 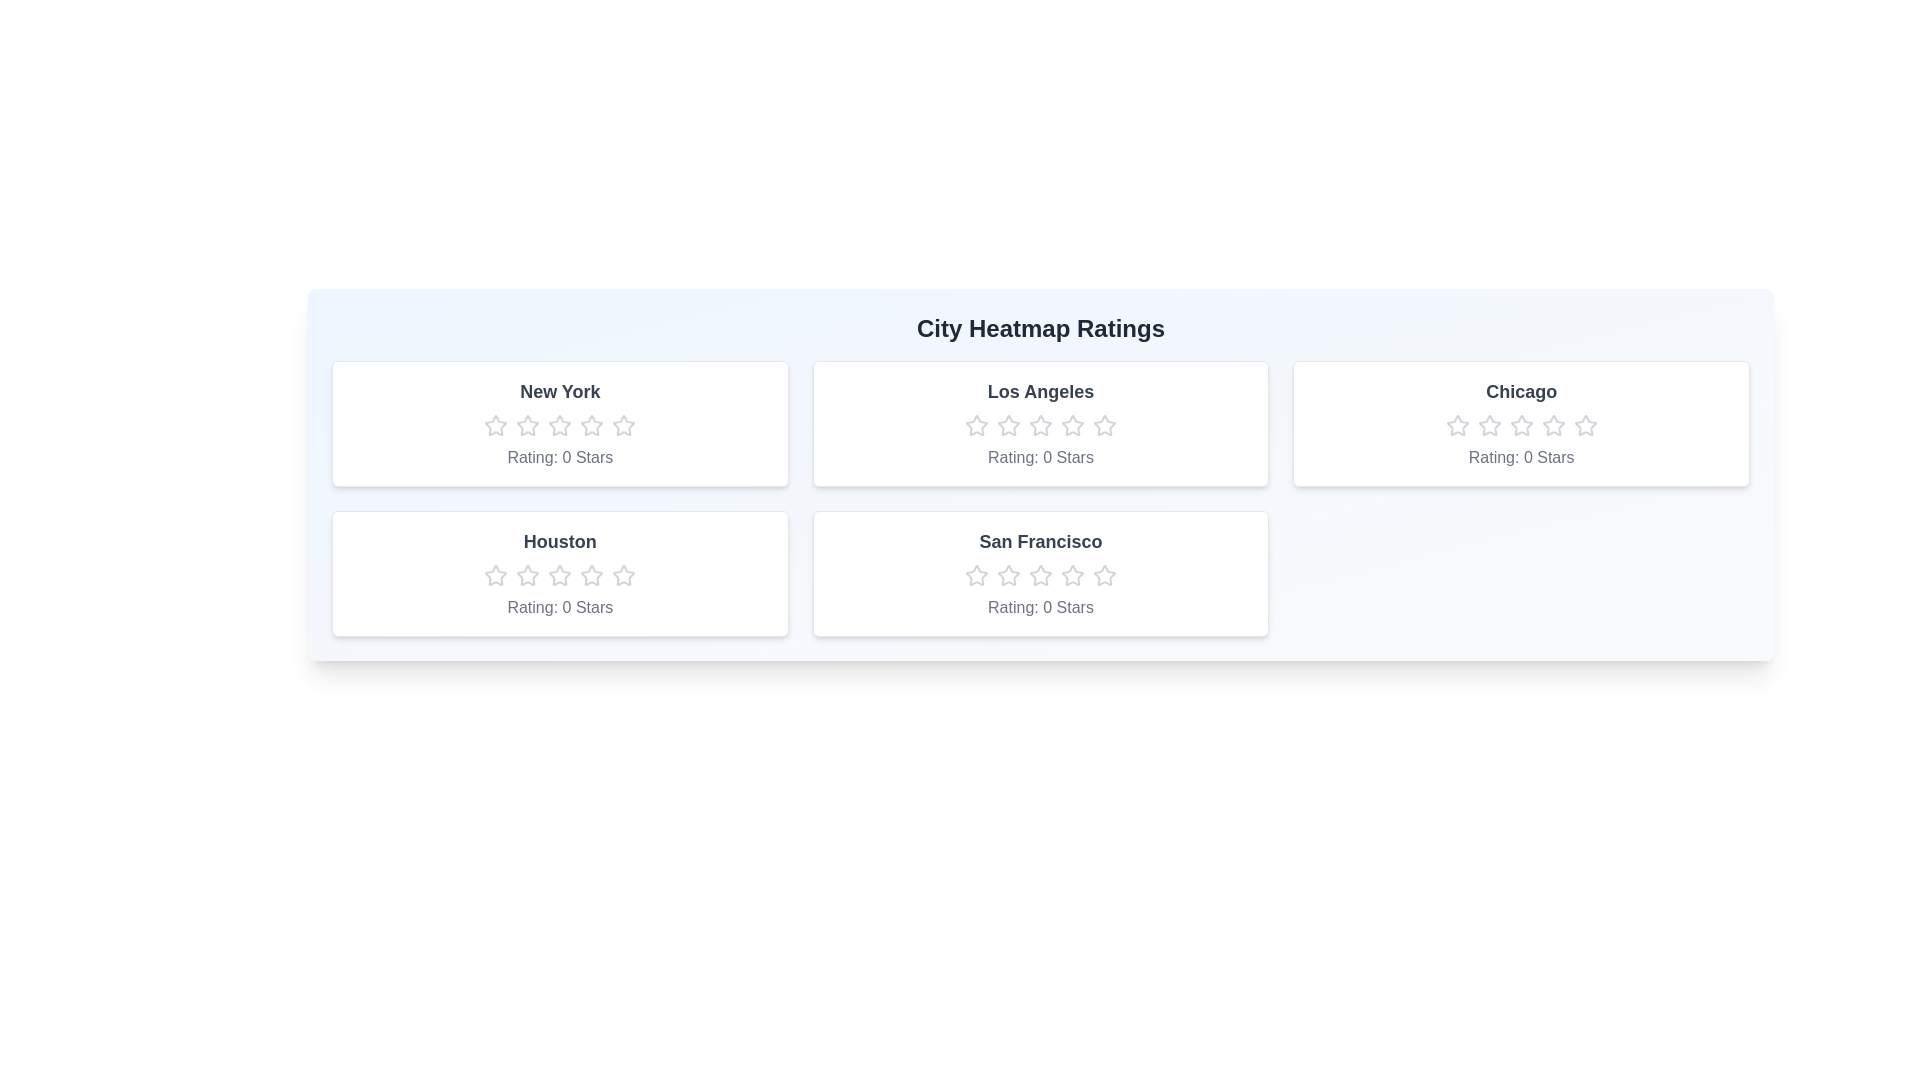 I want to click on the text of Los Angeles by selecting it, so click(x=829, y=378).